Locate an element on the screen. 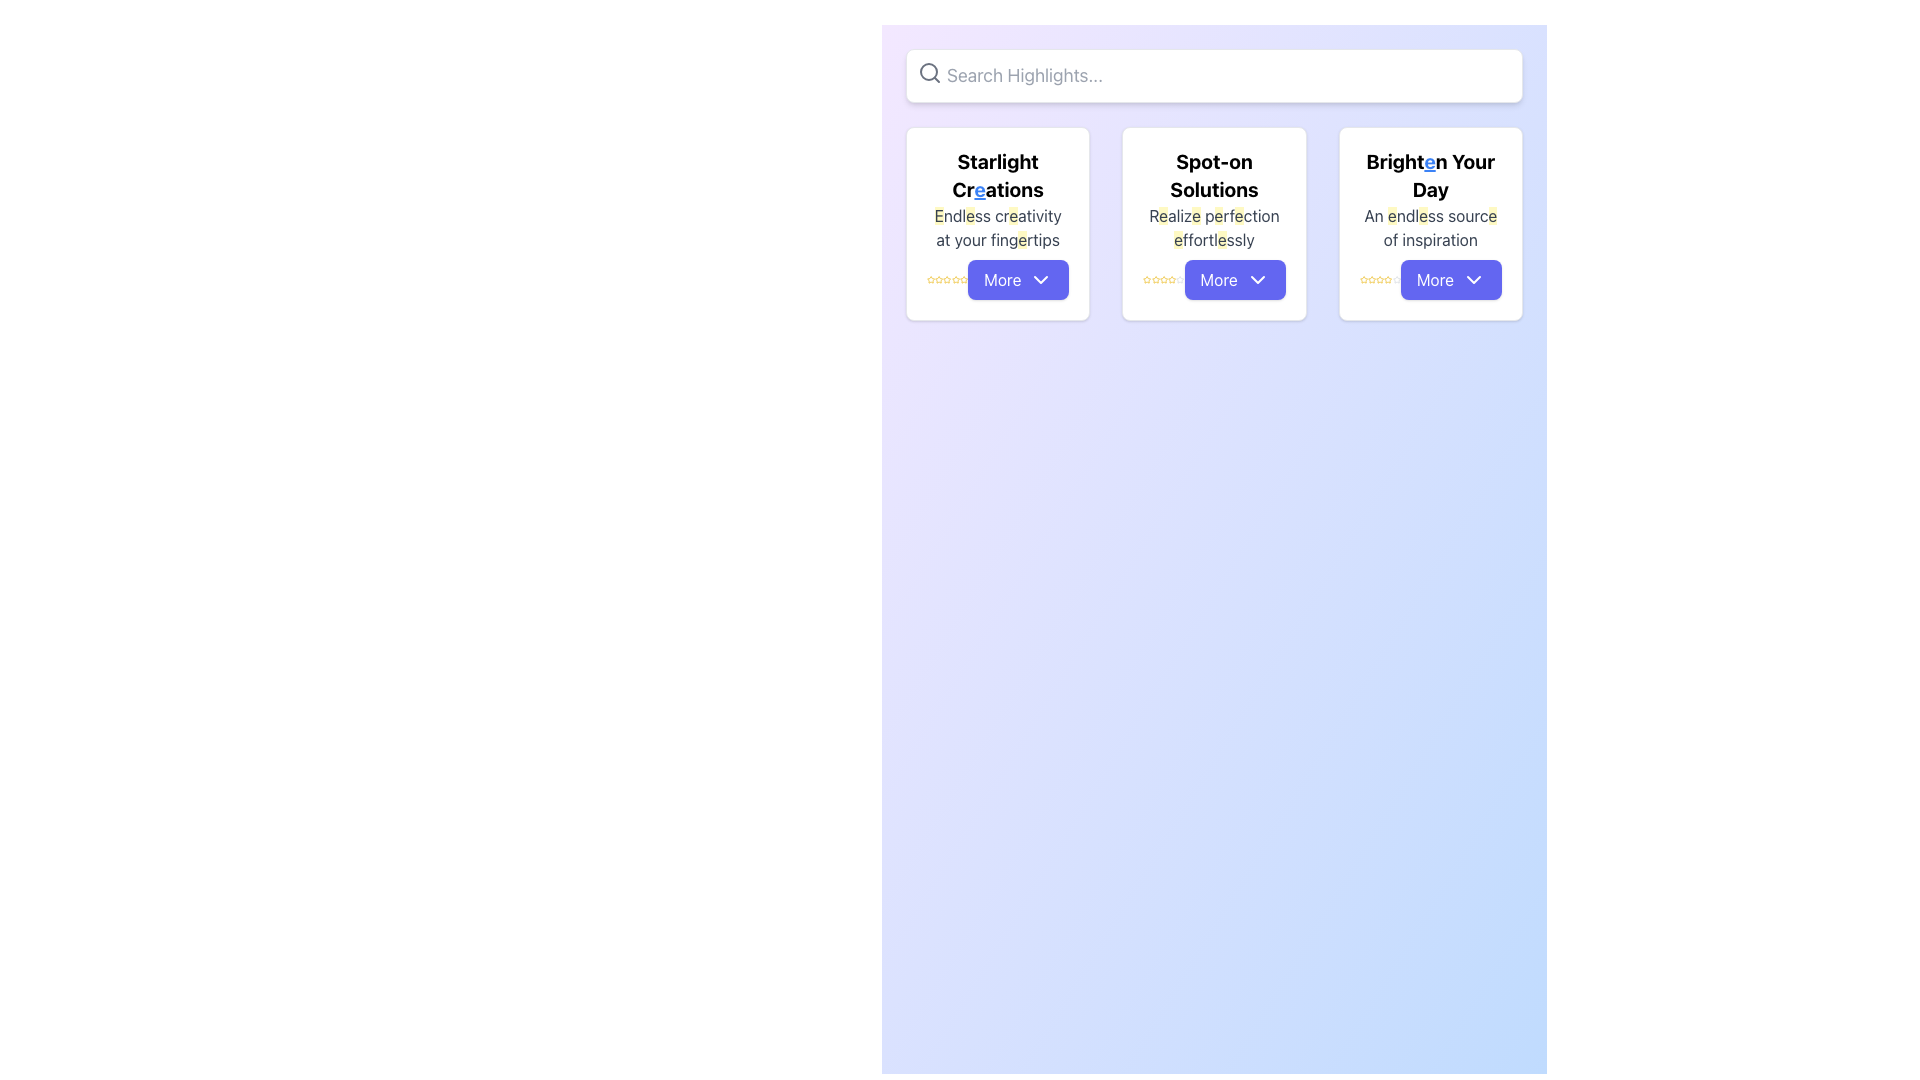 This screenshot has height=1080, width=1920. text content of the first character of the text 'Realize perfection effortlessly' located in the second card below the heading 'Spot-on Solutions' is located at coordinates (1154, 216).